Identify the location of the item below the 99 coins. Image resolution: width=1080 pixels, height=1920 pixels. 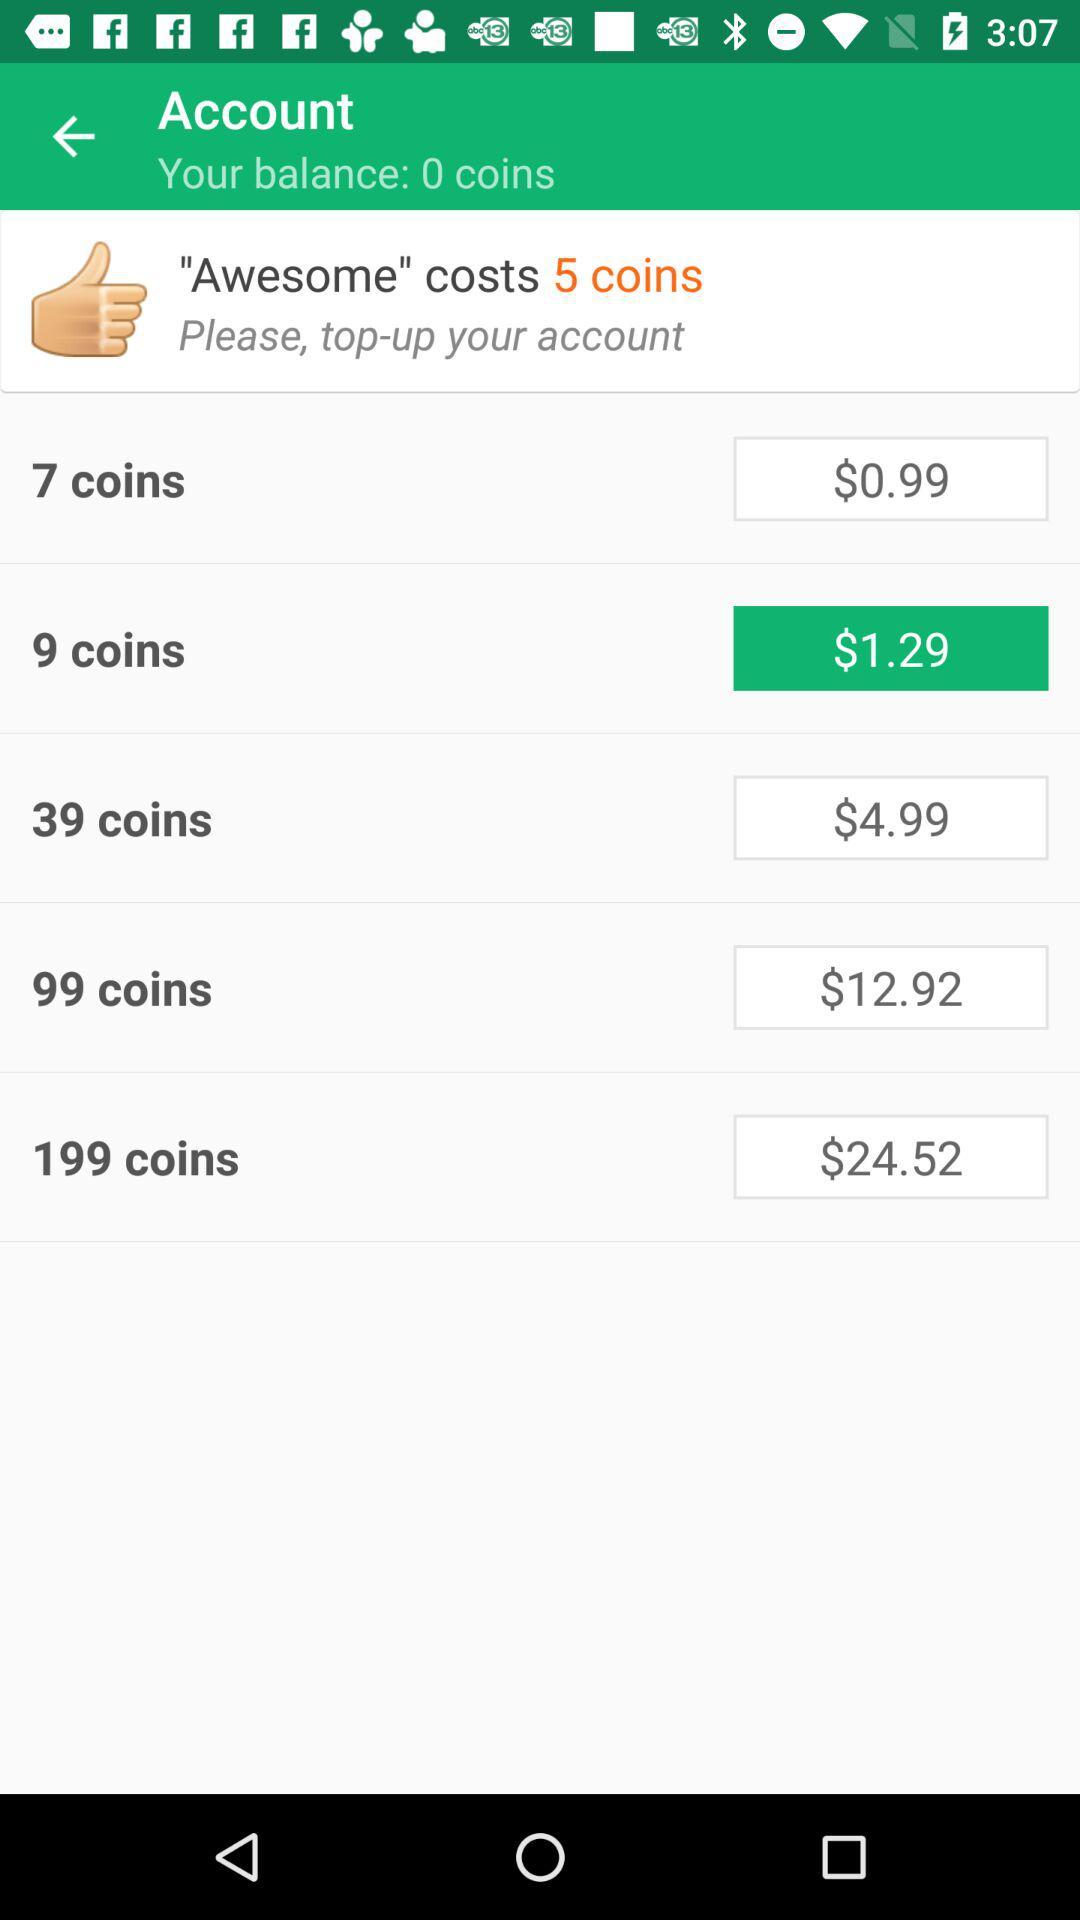
(890, 1156).